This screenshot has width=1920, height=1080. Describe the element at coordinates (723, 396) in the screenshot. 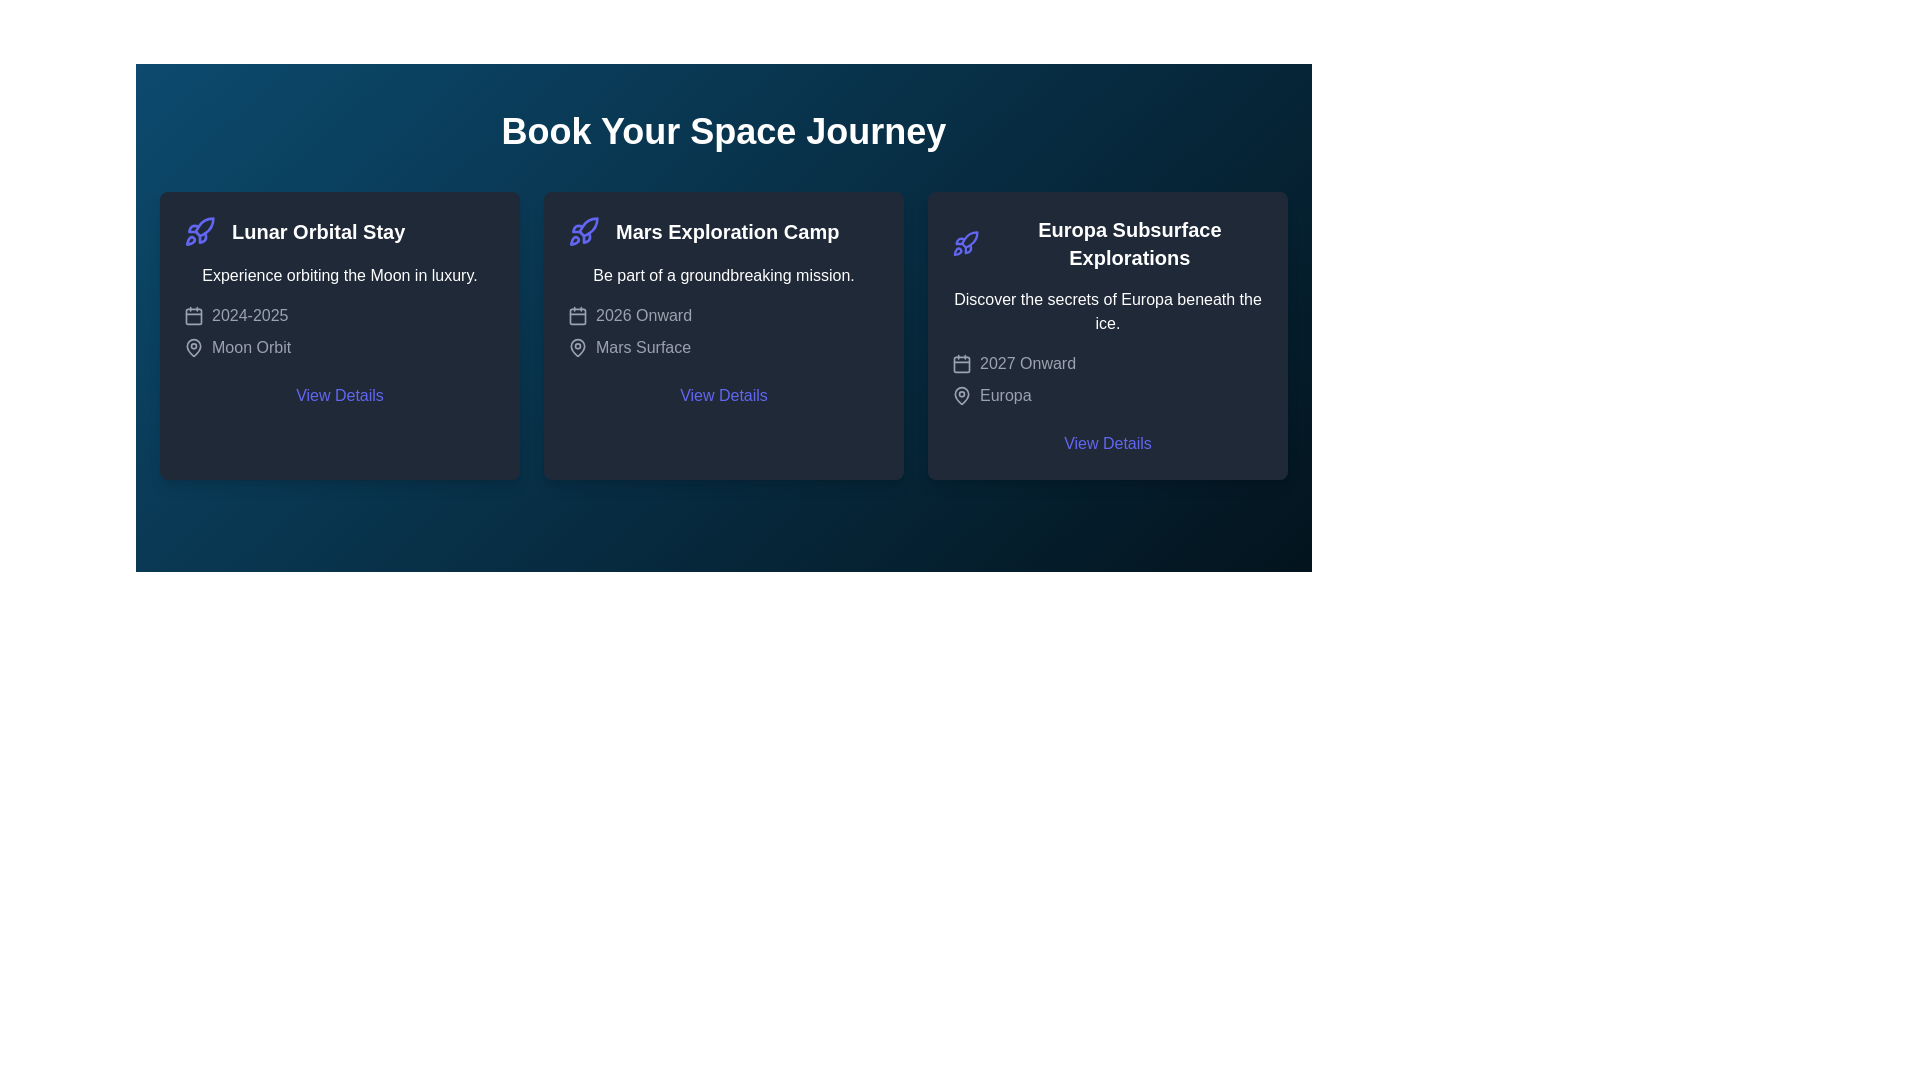

I see `the hyperlink at the bottom of the 'Mars Exploration Camp' card` at that location.